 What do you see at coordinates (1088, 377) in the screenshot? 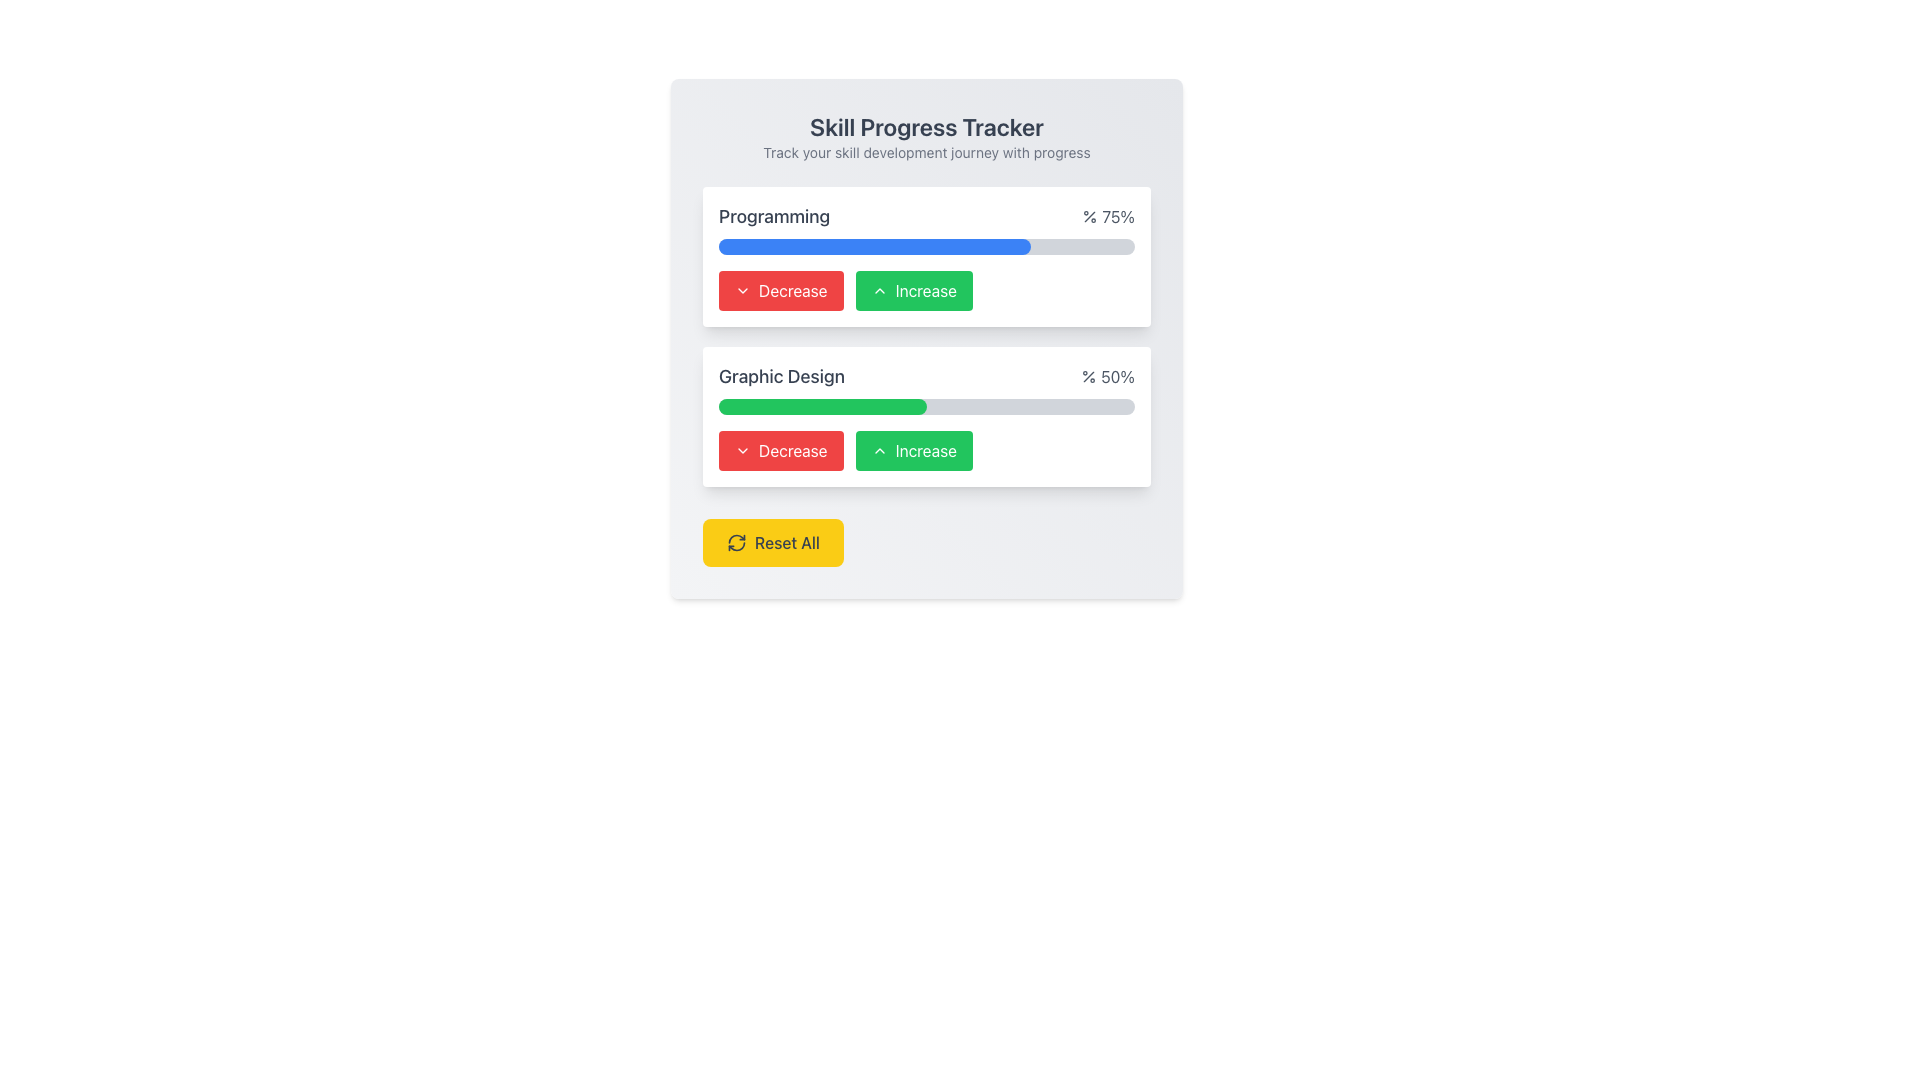
I see `the modern percentage icon, which features a diagonal line separating two filled circular dots, located to the left of the '50%' text in the 'Graphic Design' section` at bounding box center [1088, 377].